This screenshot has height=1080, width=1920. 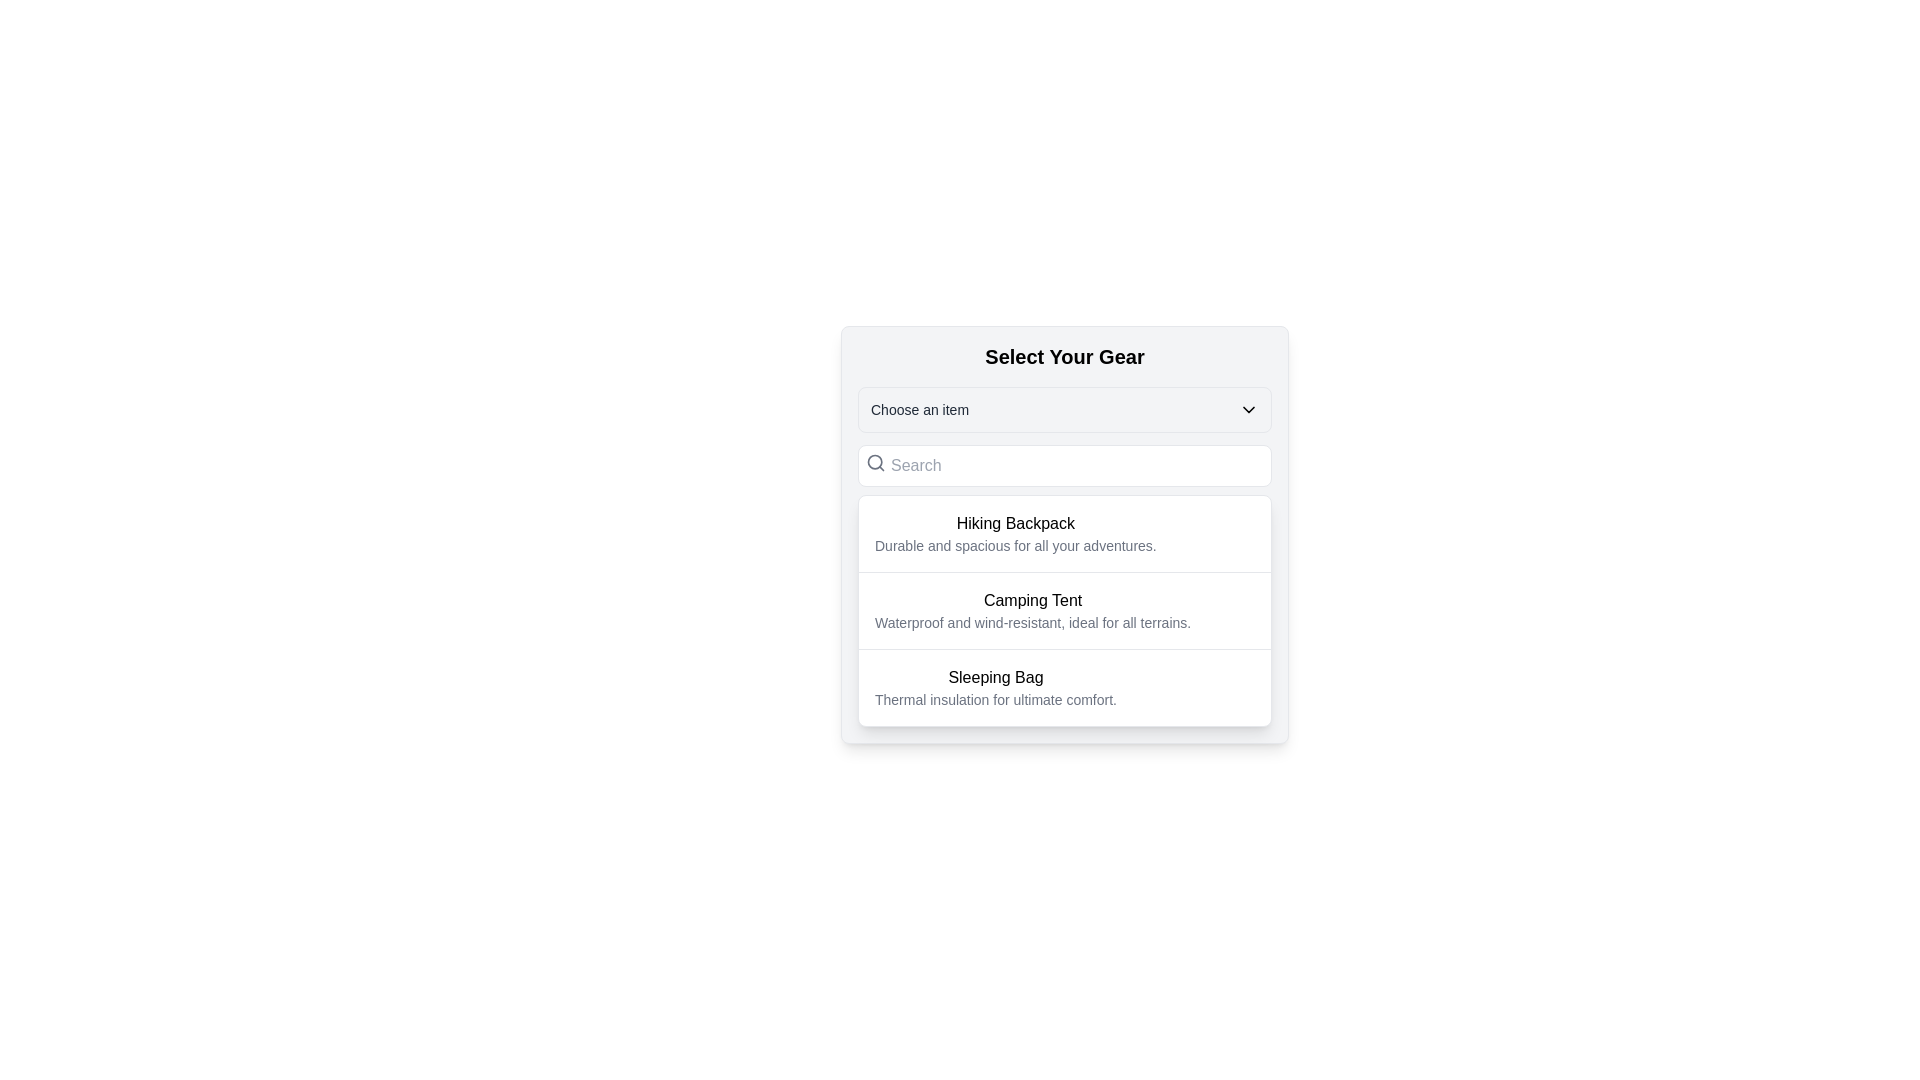 What do you see at coordinates (1247, 408) in the screenshot?
I see `the downward-pointing black chevron indicator icon located on the right side of the 'Choose an item' dropdown menu` at bounding box center [1247, 408].